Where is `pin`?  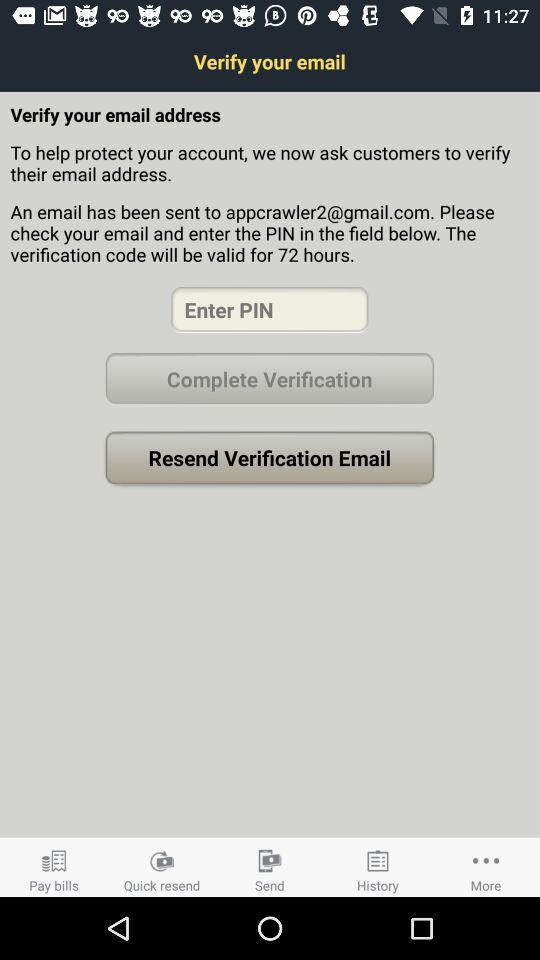
pin is located at coordinates (269, 309).